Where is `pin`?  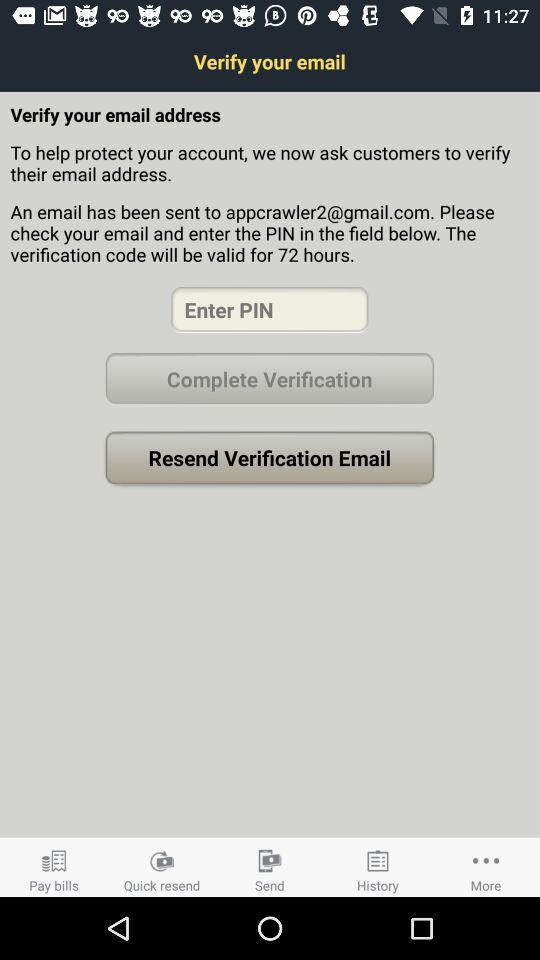
pin is located at coordinates (269, 309).